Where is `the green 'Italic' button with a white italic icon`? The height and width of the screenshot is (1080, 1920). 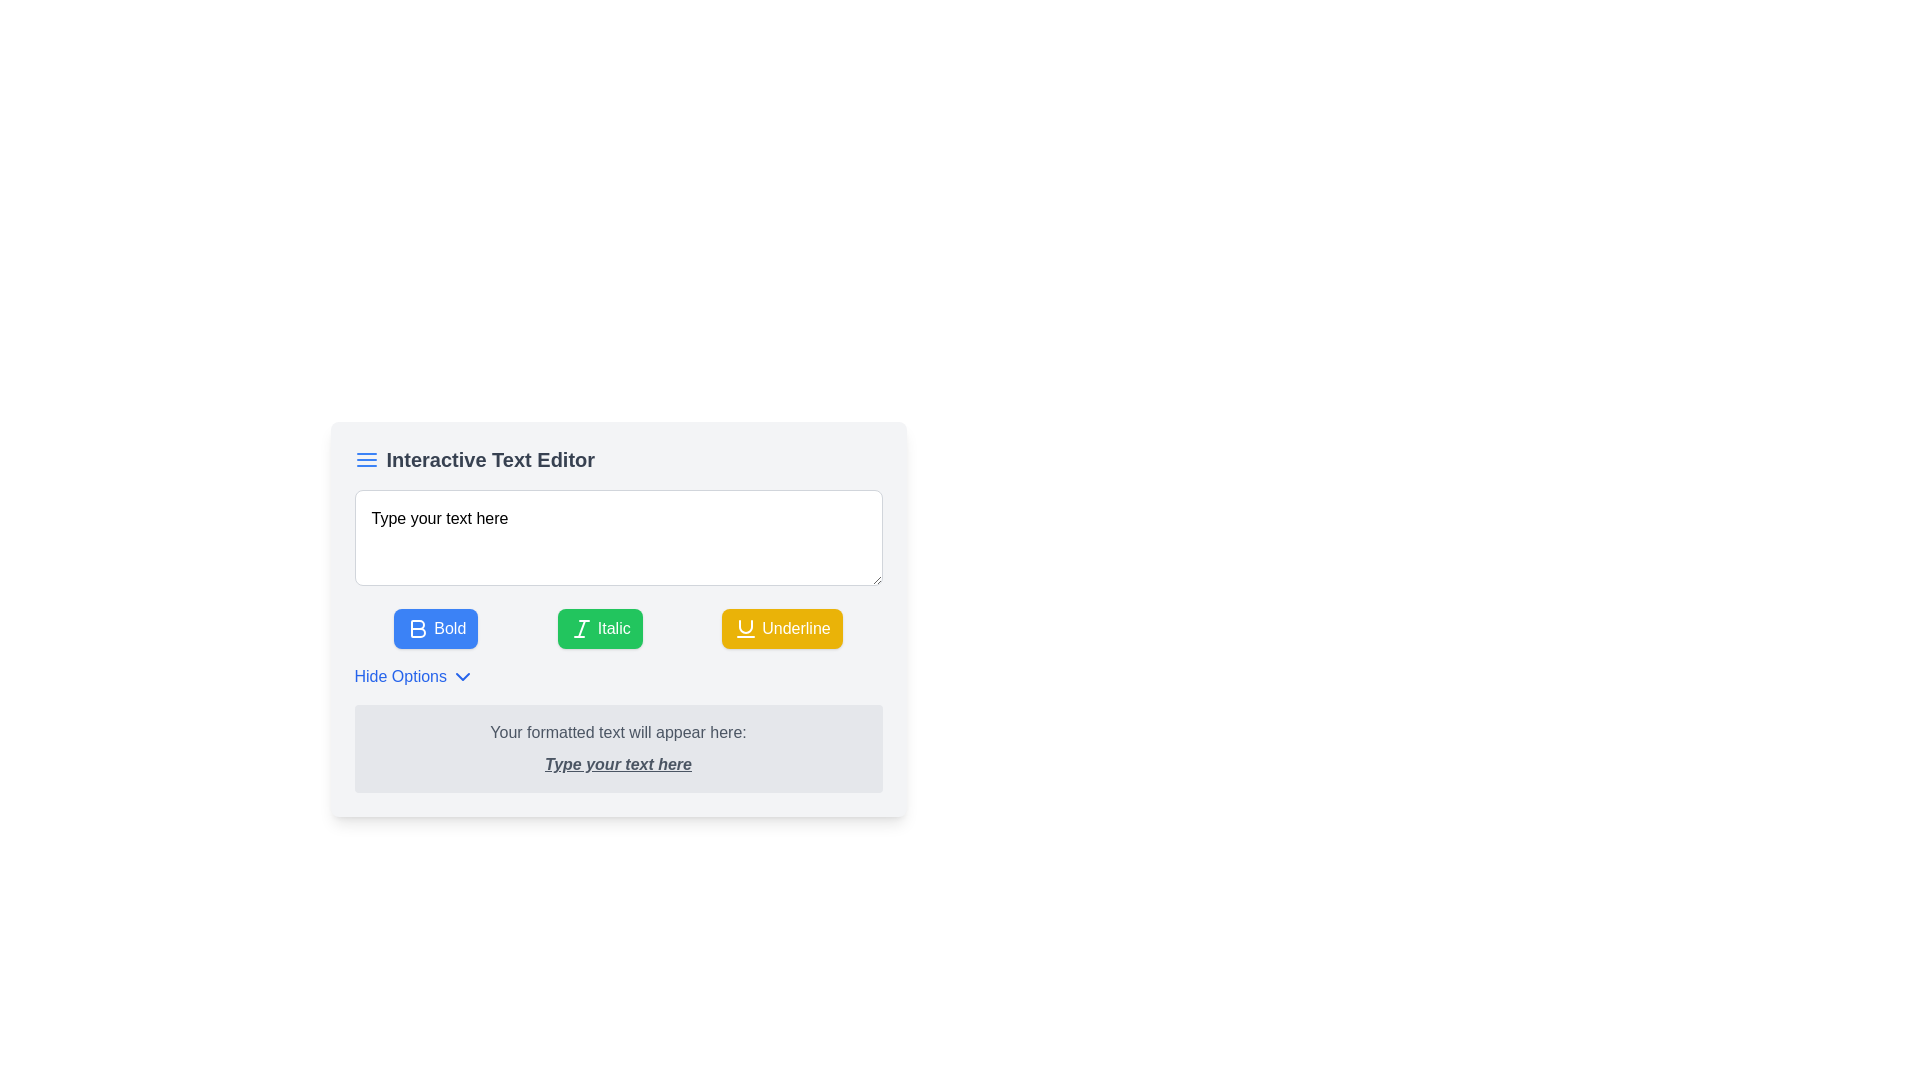 the green 'Italic' button with a white italic icon is located at coordinates (580, 627).